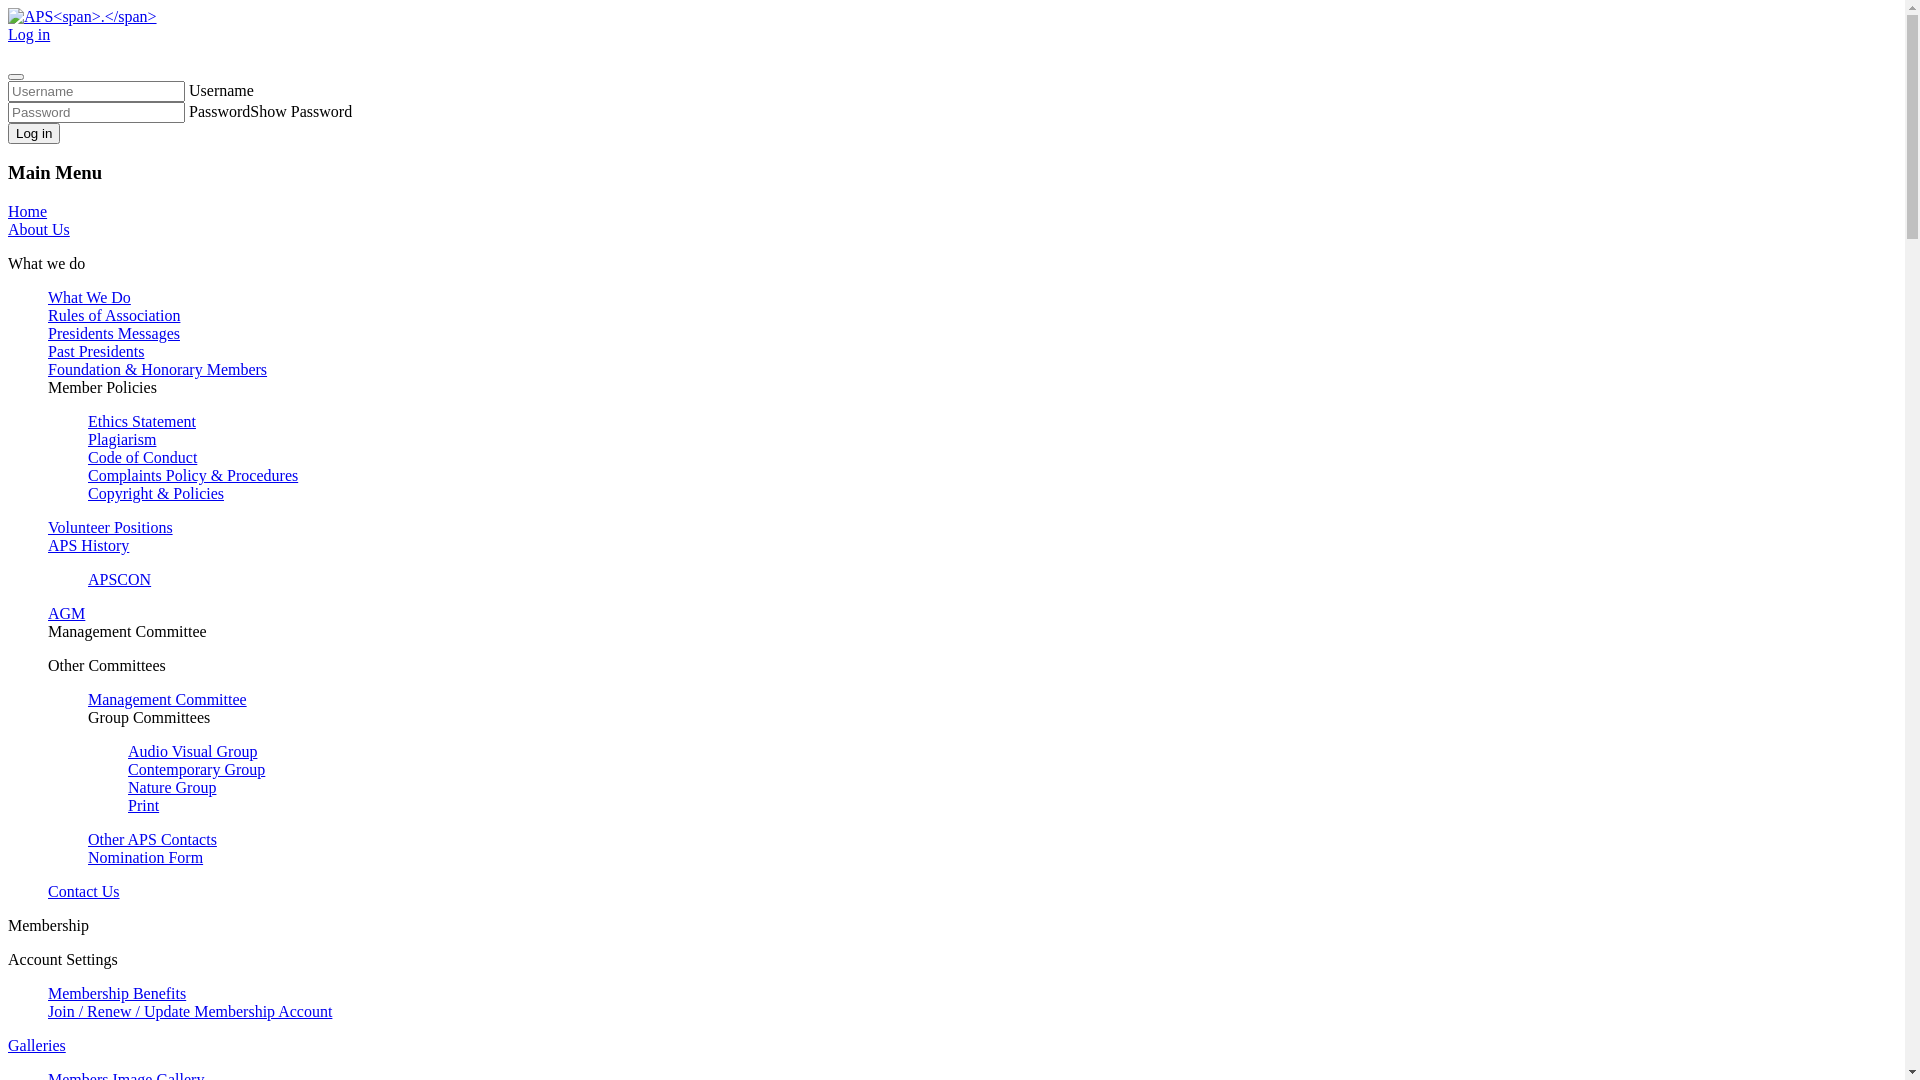 This screenshot has width=1920, height=1080. Describe the element at coordinates (192, 751) in the screenshot. I see `'Audio Visual Group'` at that location.